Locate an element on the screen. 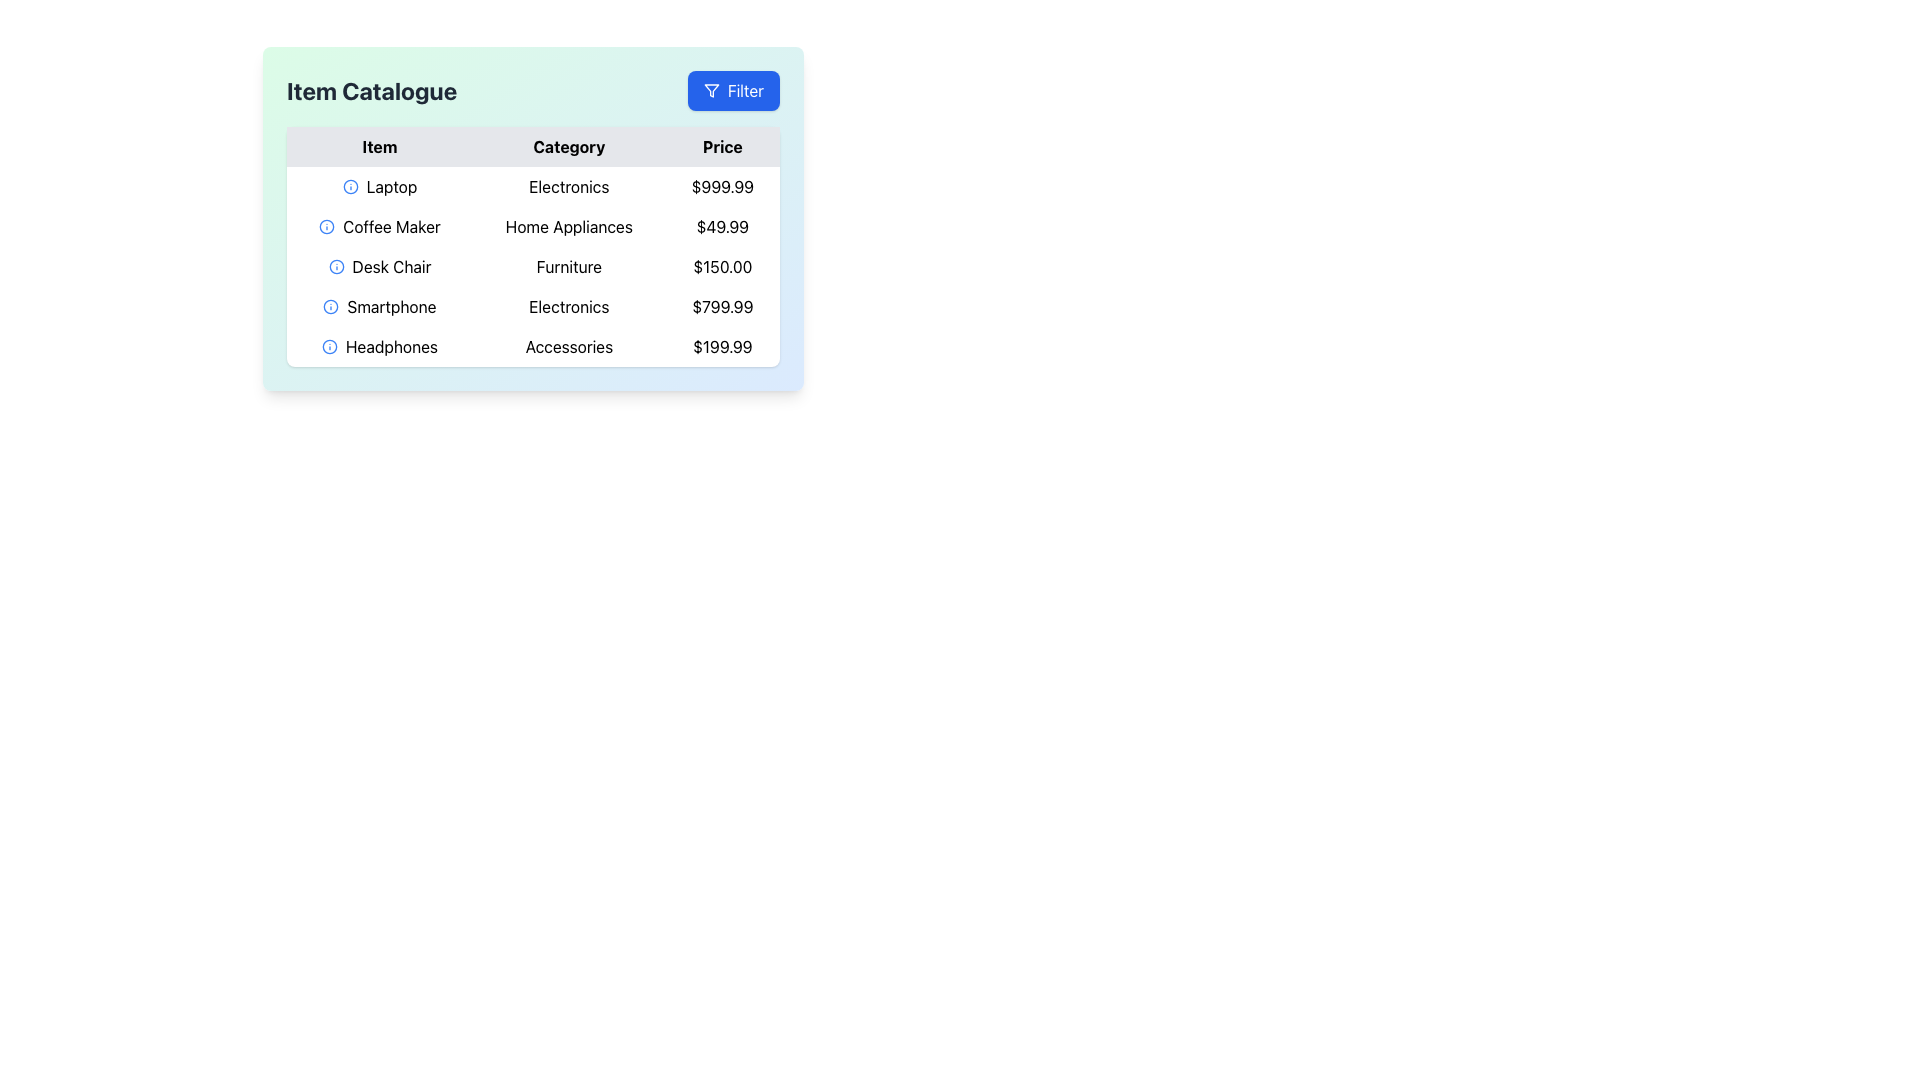 The image size is (1920, 1080). the 'Item' column header in the table, which is the first label in the header row is located at coordinates (379, 145).